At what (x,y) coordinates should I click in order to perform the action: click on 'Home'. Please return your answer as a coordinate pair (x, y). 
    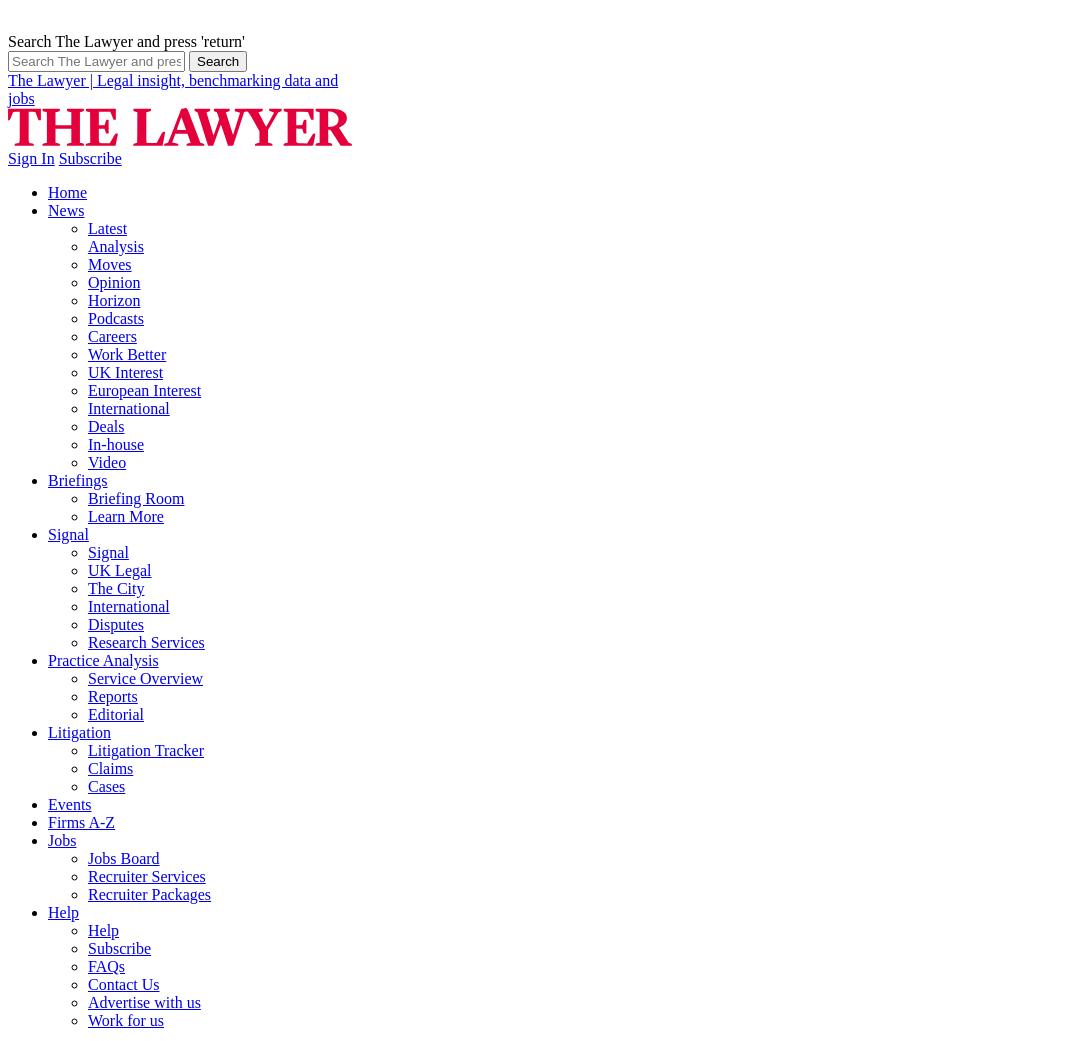
    Looking at the image, I should click on (67, 191).